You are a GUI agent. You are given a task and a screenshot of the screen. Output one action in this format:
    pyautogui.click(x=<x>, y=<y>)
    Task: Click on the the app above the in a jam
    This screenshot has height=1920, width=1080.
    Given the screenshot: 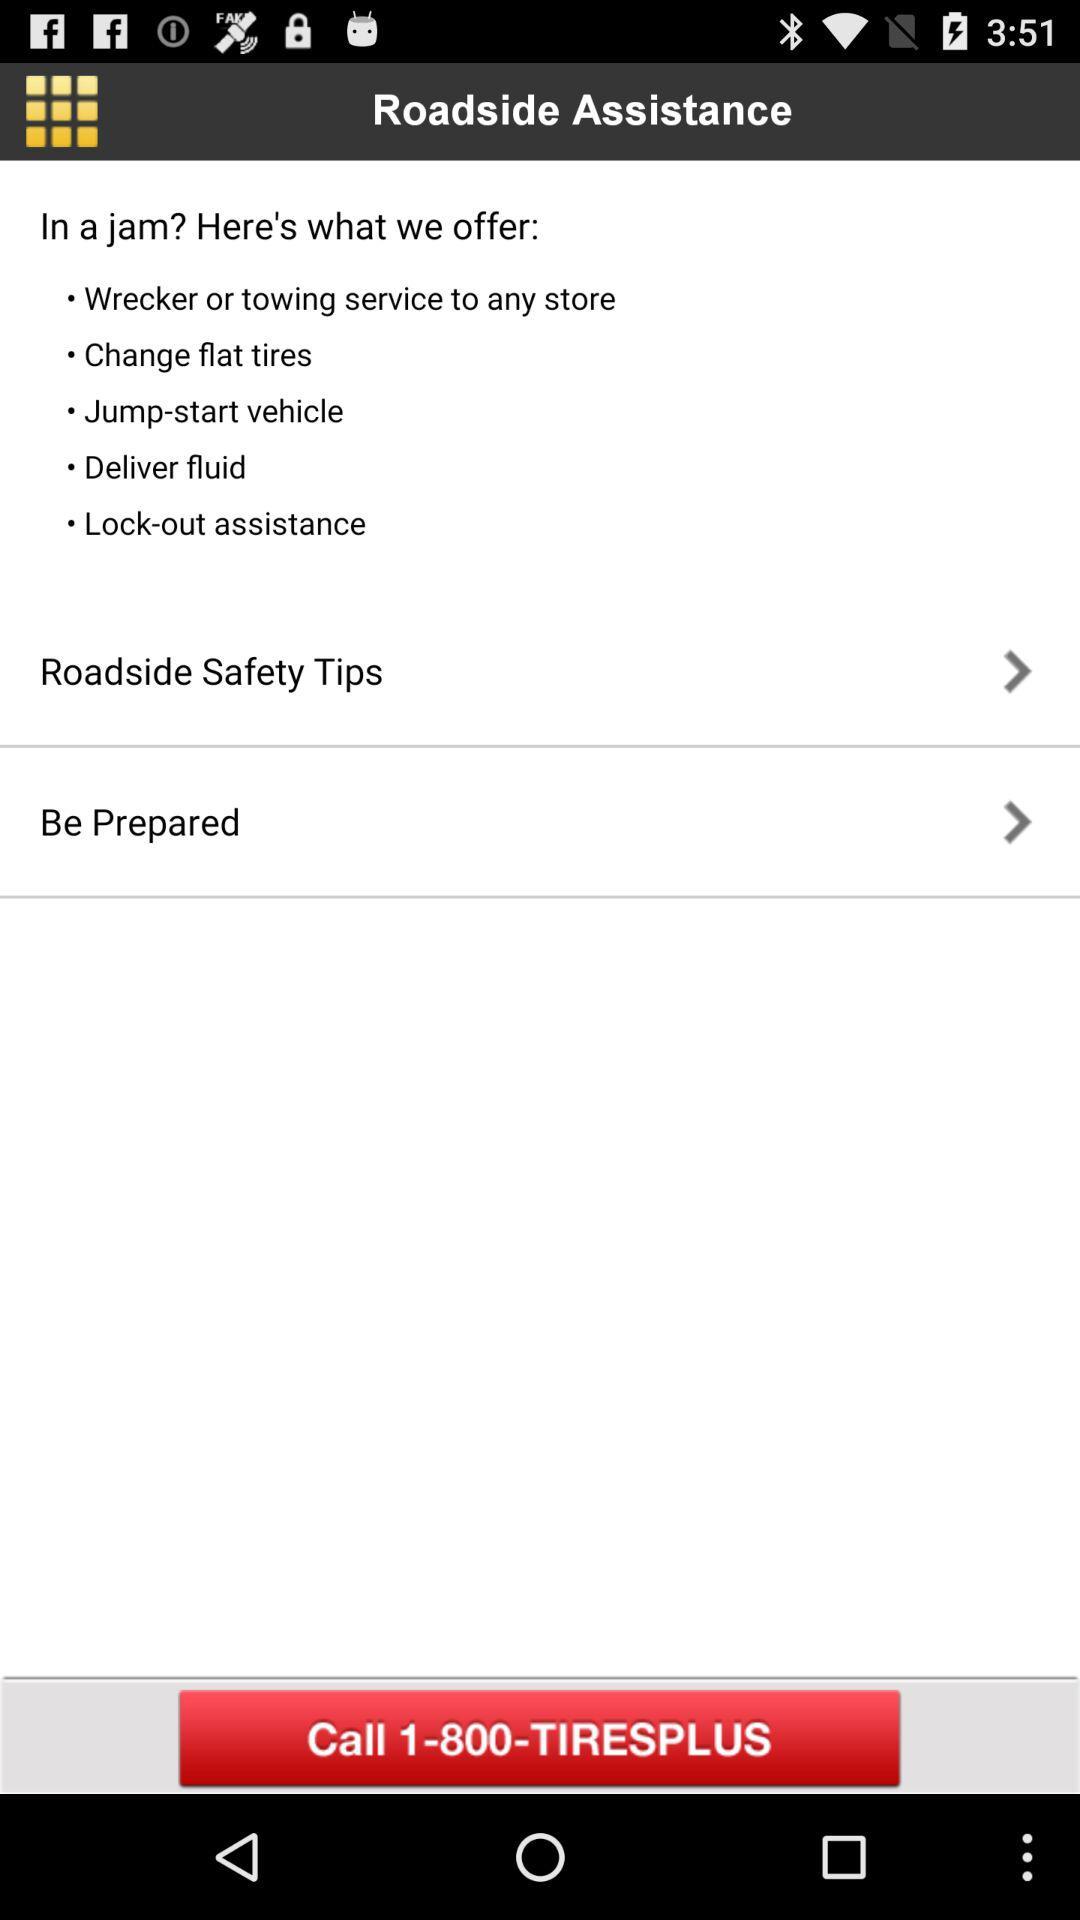 What is the action you would take?
    pyautogui.click(x=60, y=110)
    